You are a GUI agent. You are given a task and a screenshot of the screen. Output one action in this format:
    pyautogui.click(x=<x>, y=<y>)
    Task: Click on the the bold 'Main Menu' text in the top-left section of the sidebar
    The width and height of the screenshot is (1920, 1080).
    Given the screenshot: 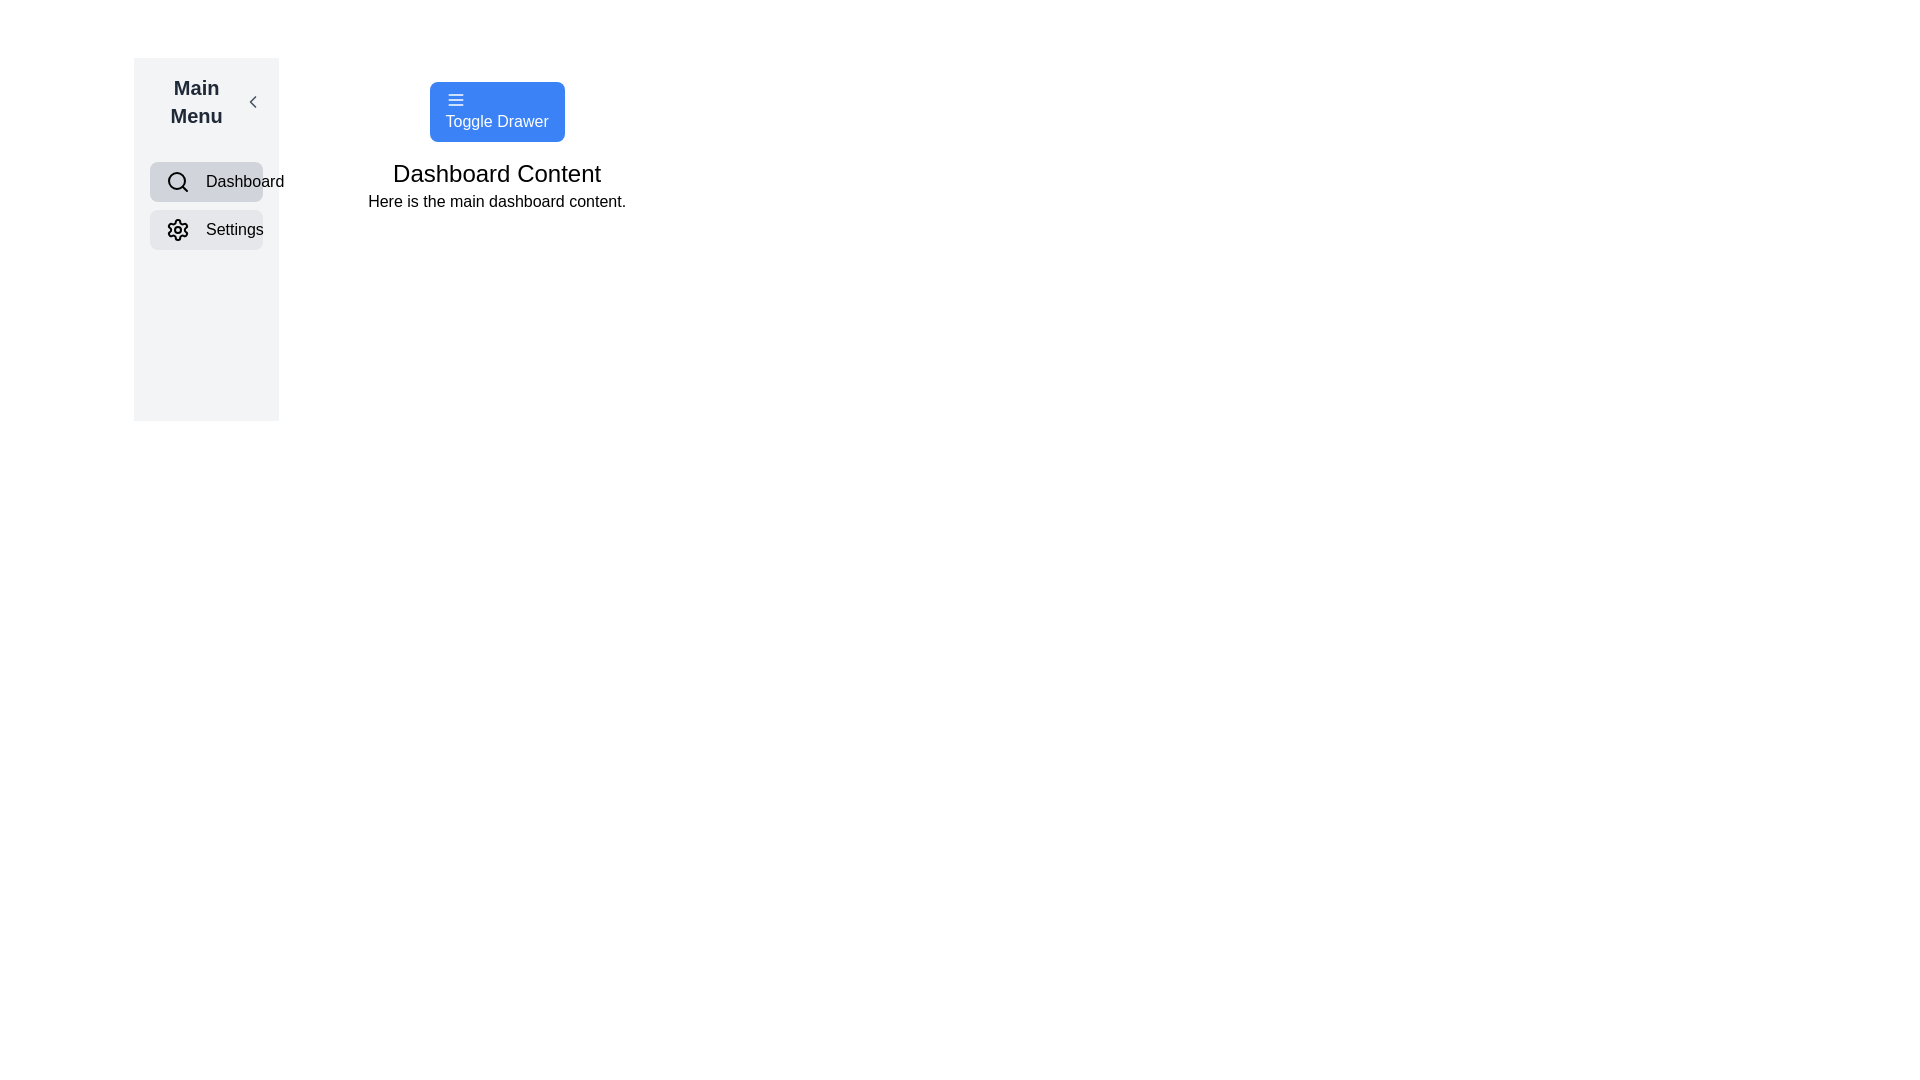 What is the action you would take?
    pyautogui.click(x=196, y=101)
    